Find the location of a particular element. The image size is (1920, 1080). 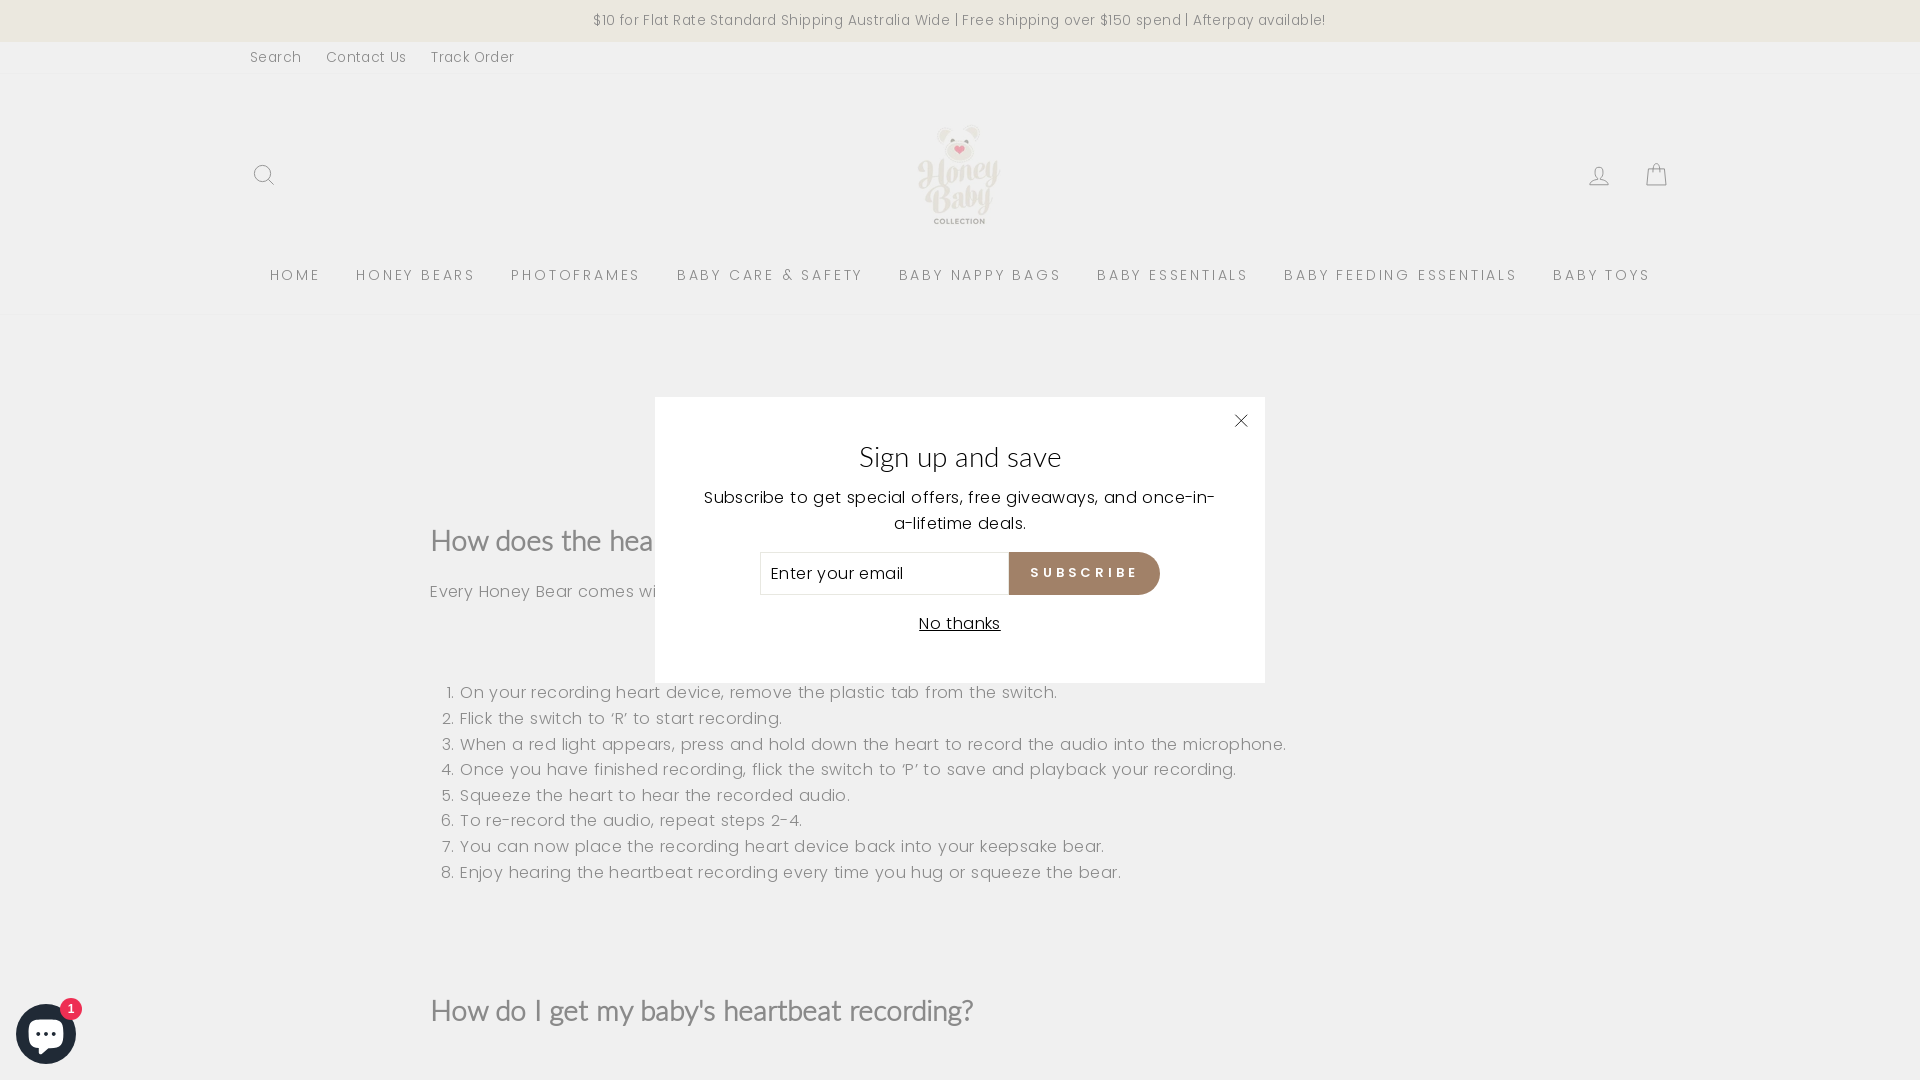

'"Close (esc)"' is located at coordinates (1240, 419).